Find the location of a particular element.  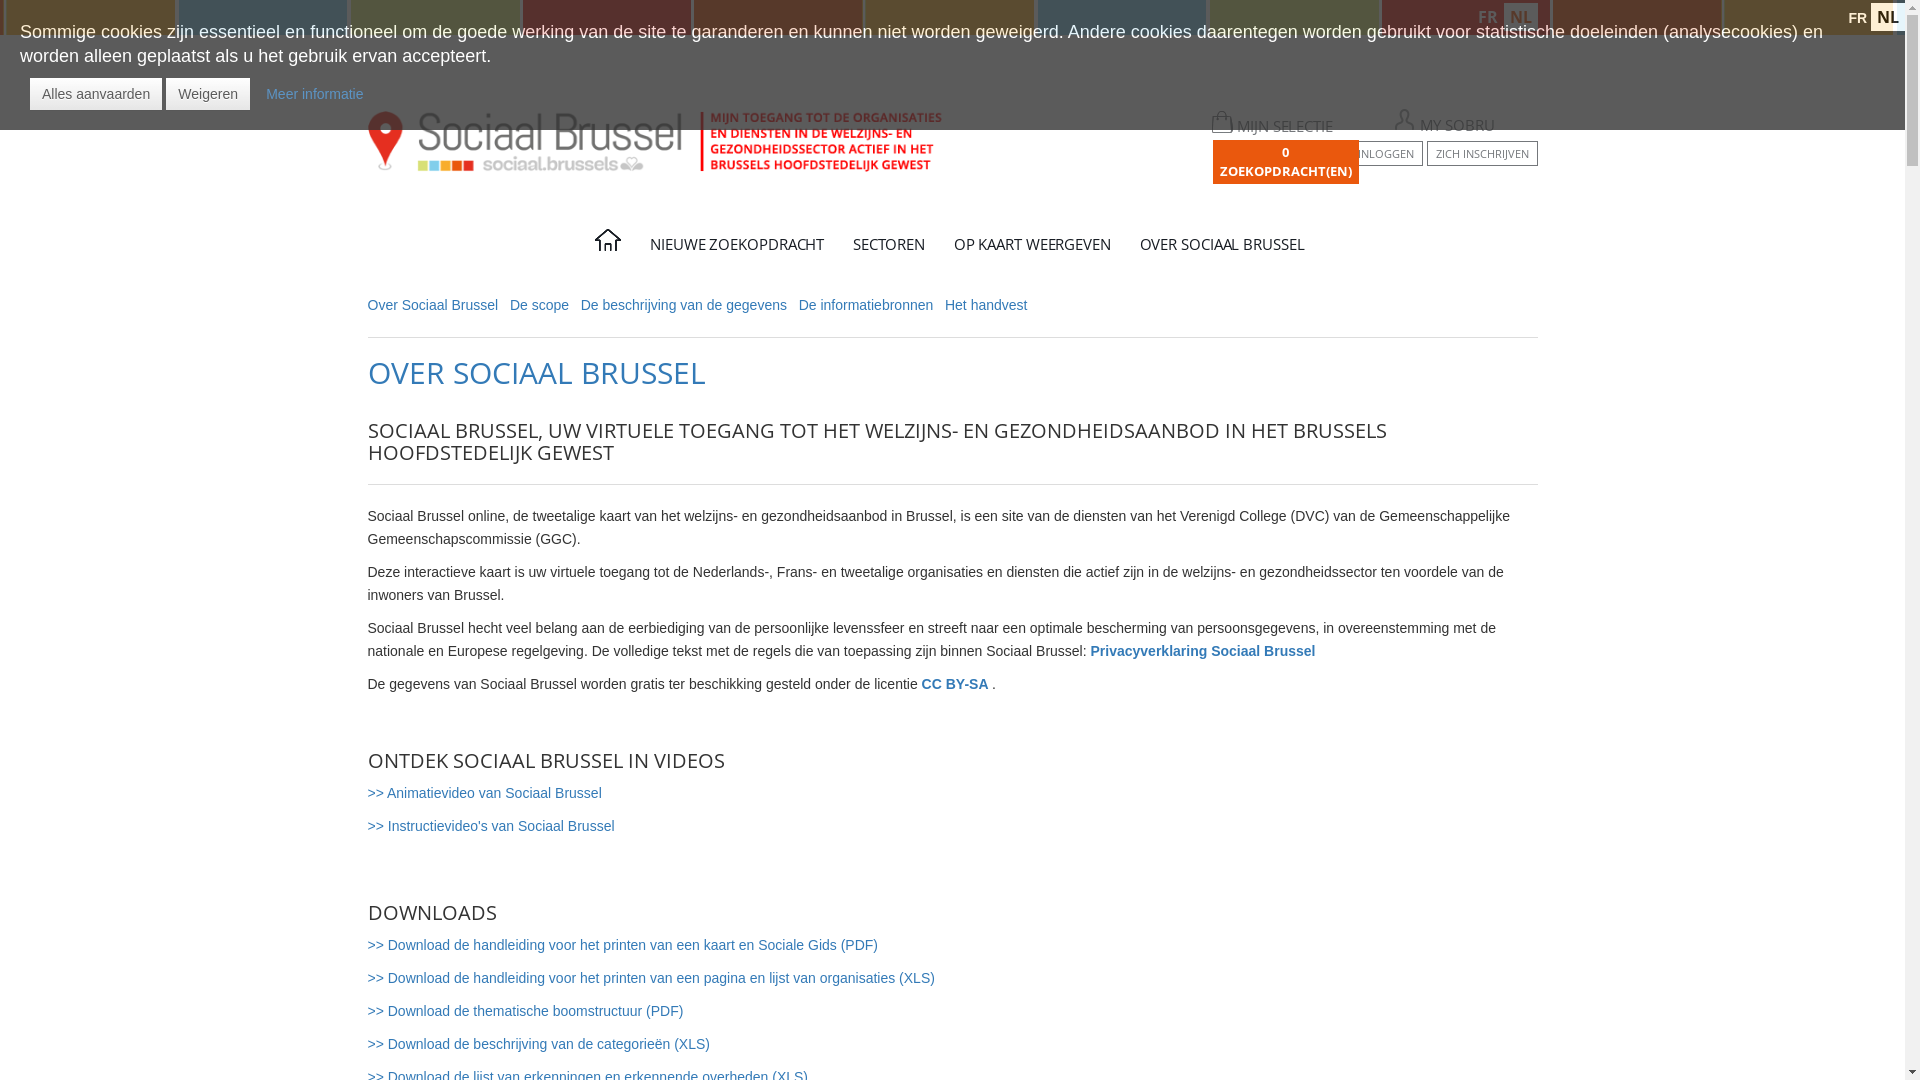

'OP KAART WEERGEVEN' is located at coordinates (1035, 249).